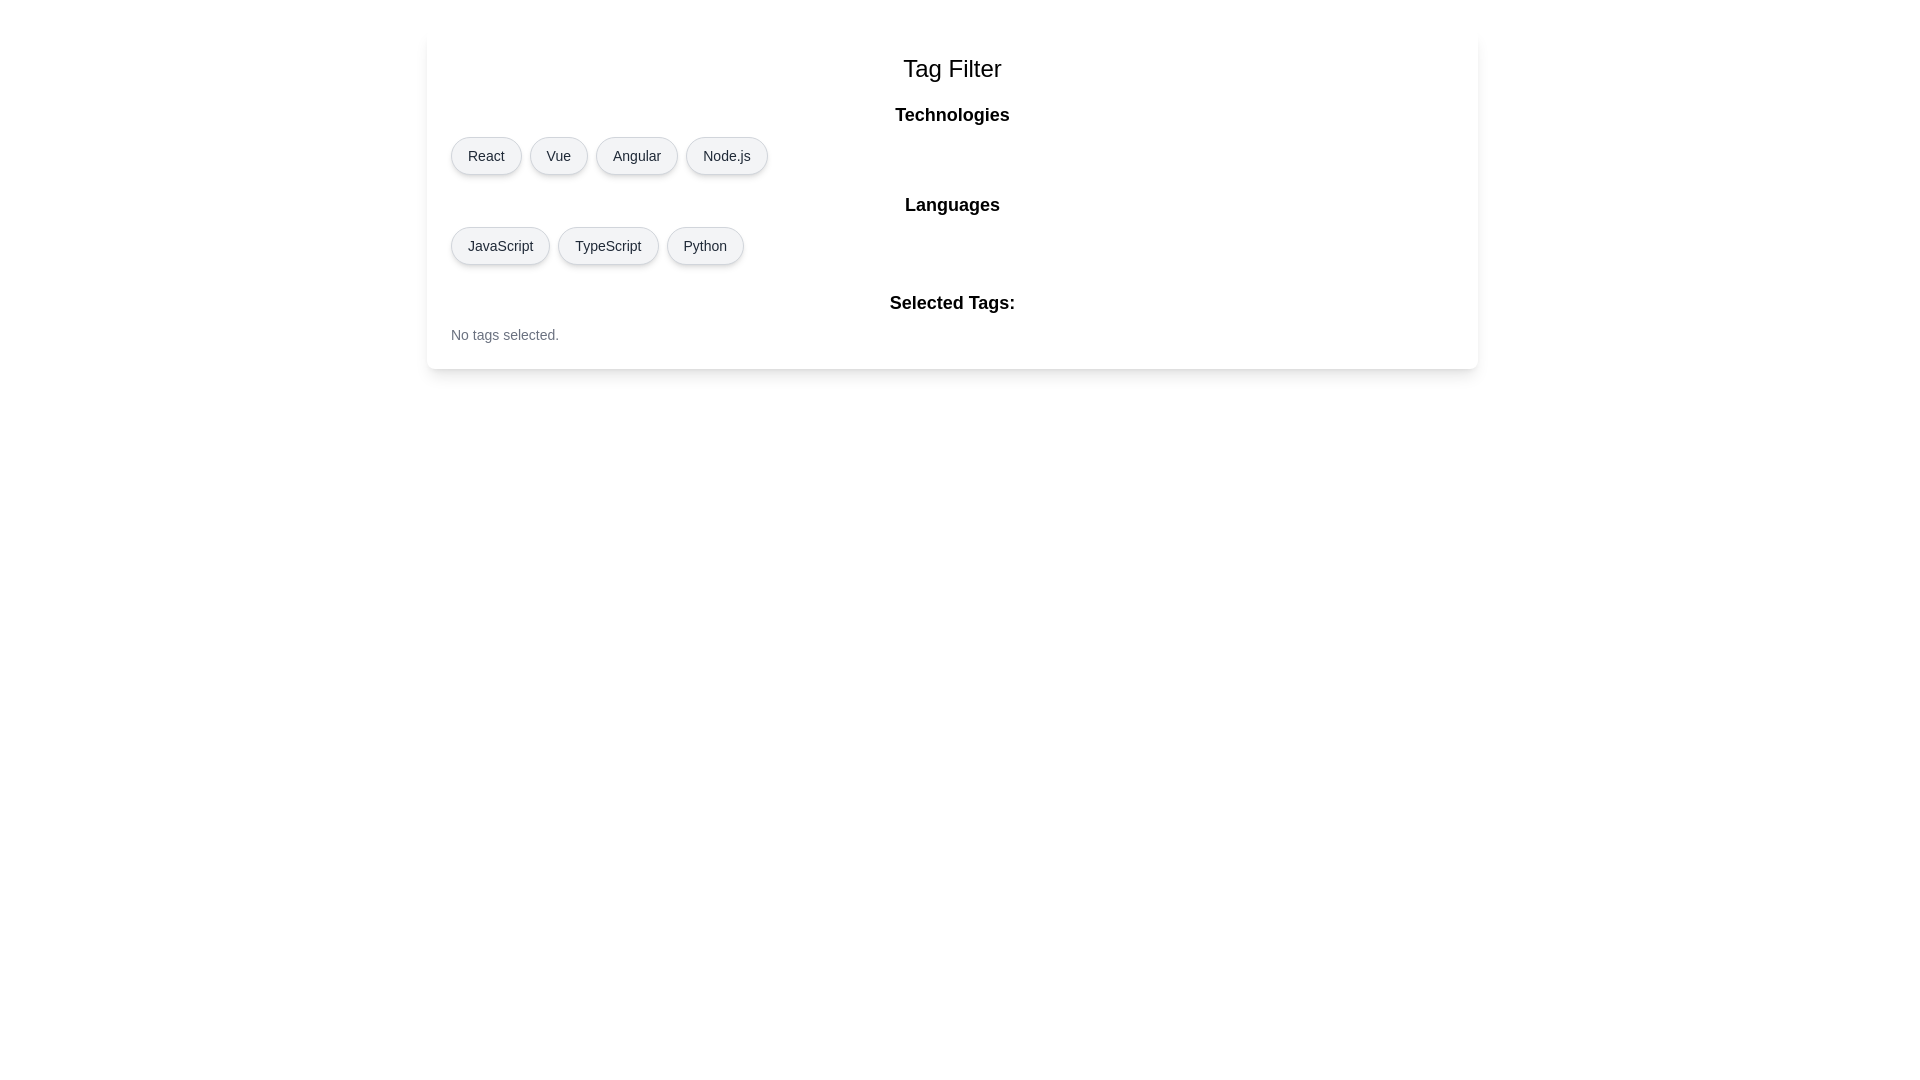 Image resolution: width=1920 pixels, height=1080 pixels. I want to click on the informational text block indicating the currently selected tags in the 'Tag Filter' interface, located near the bottom of the panel, below 'Technologies' and 'Languages', so click(951, 315).